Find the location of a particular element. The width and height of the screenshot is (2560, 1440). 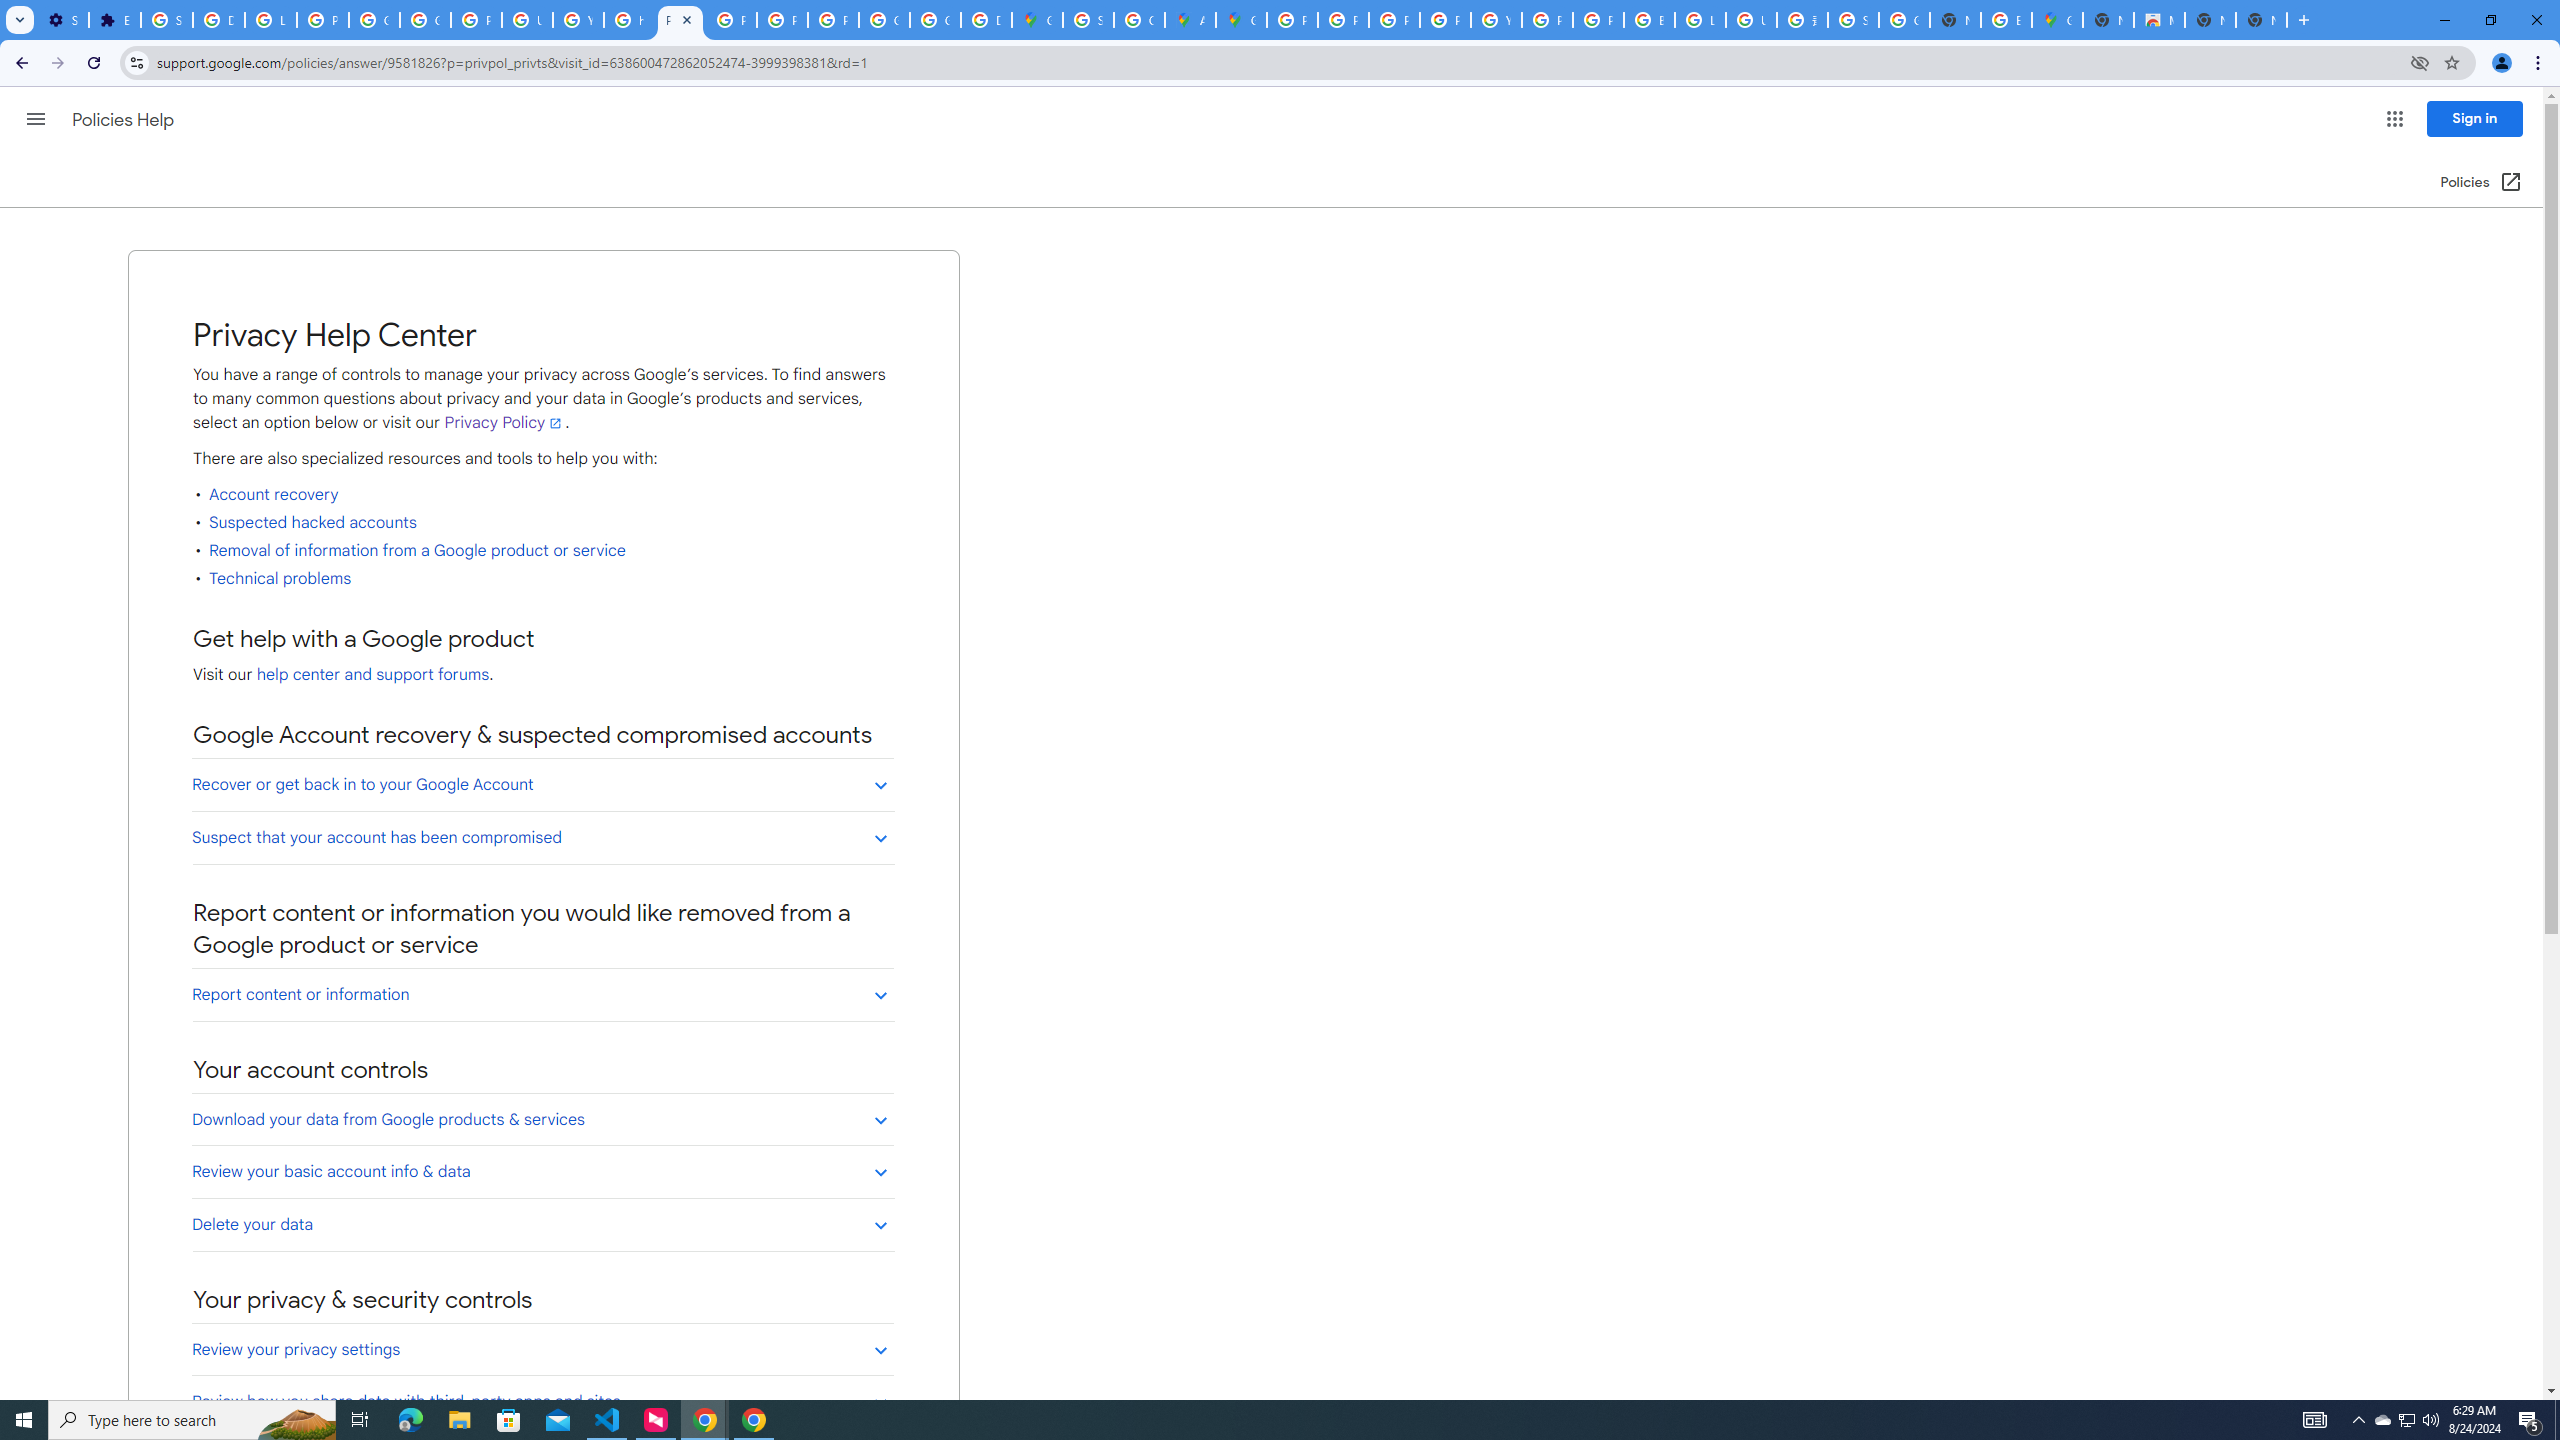

'Suspect that your account has been compromised' is located at coordinates (542, 836).